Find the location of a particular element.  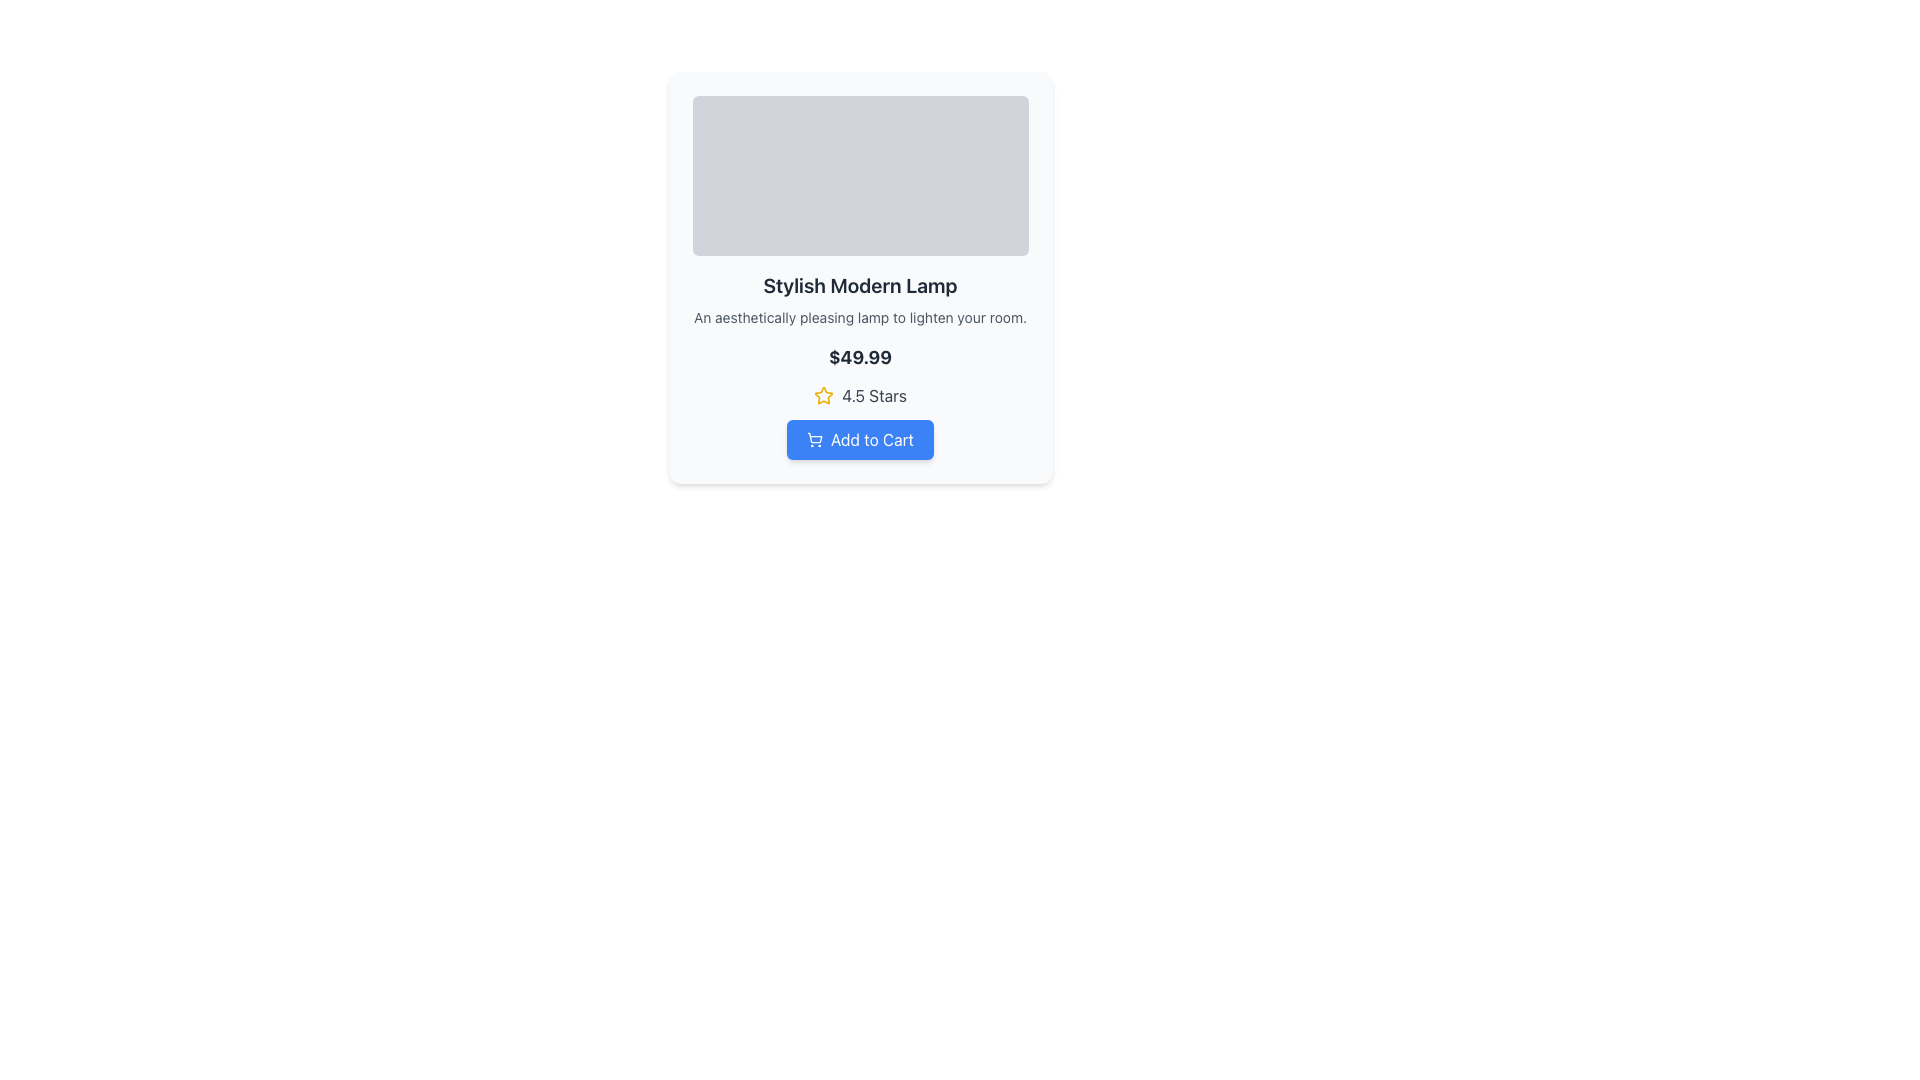

styling of the Image Placeholder located at the top of the product display card, directly above the text 'Stylish Modern Lamp' is located at coordinates (860, 175).